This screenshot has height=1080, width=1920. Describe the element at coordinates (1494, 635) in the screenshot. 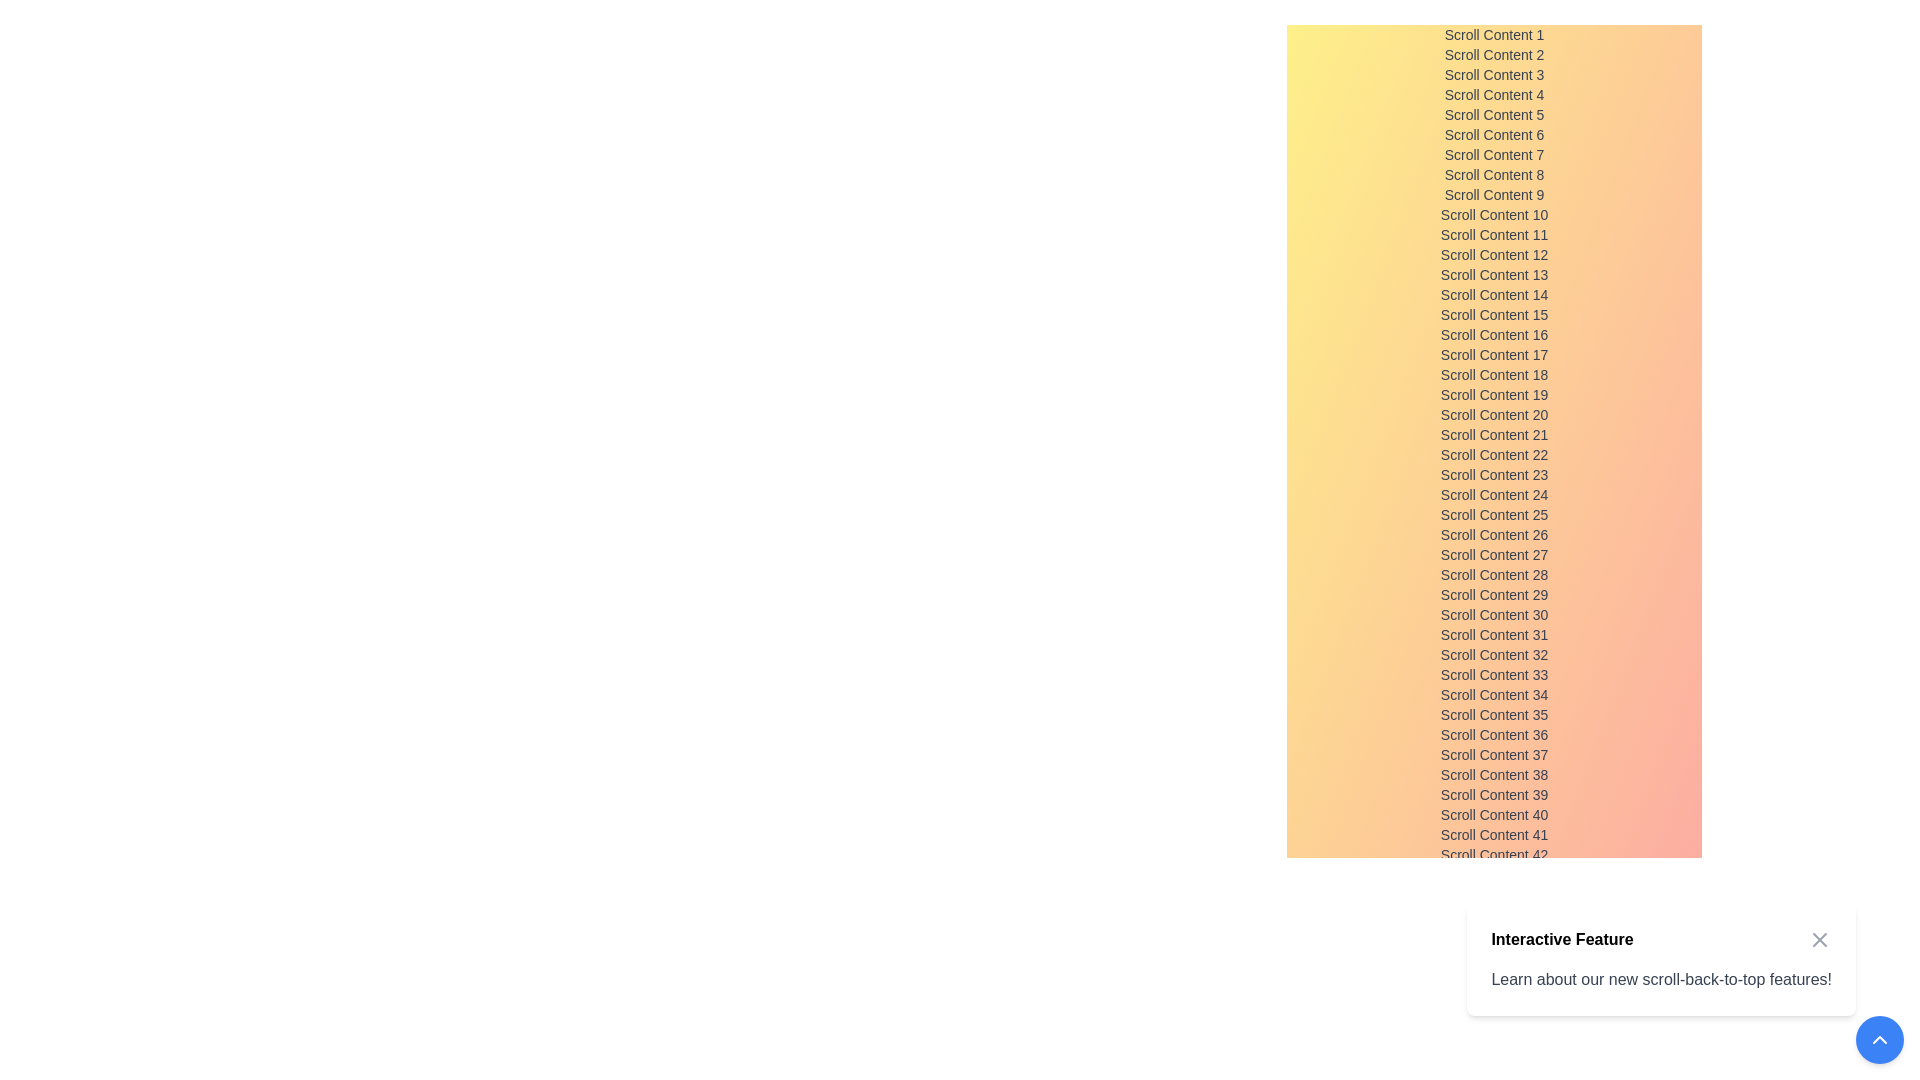

I see `the text label reading 'Scroll Content 31' which is positioned in the lower middle section of a vertically stacked list of similar labels` at that location.